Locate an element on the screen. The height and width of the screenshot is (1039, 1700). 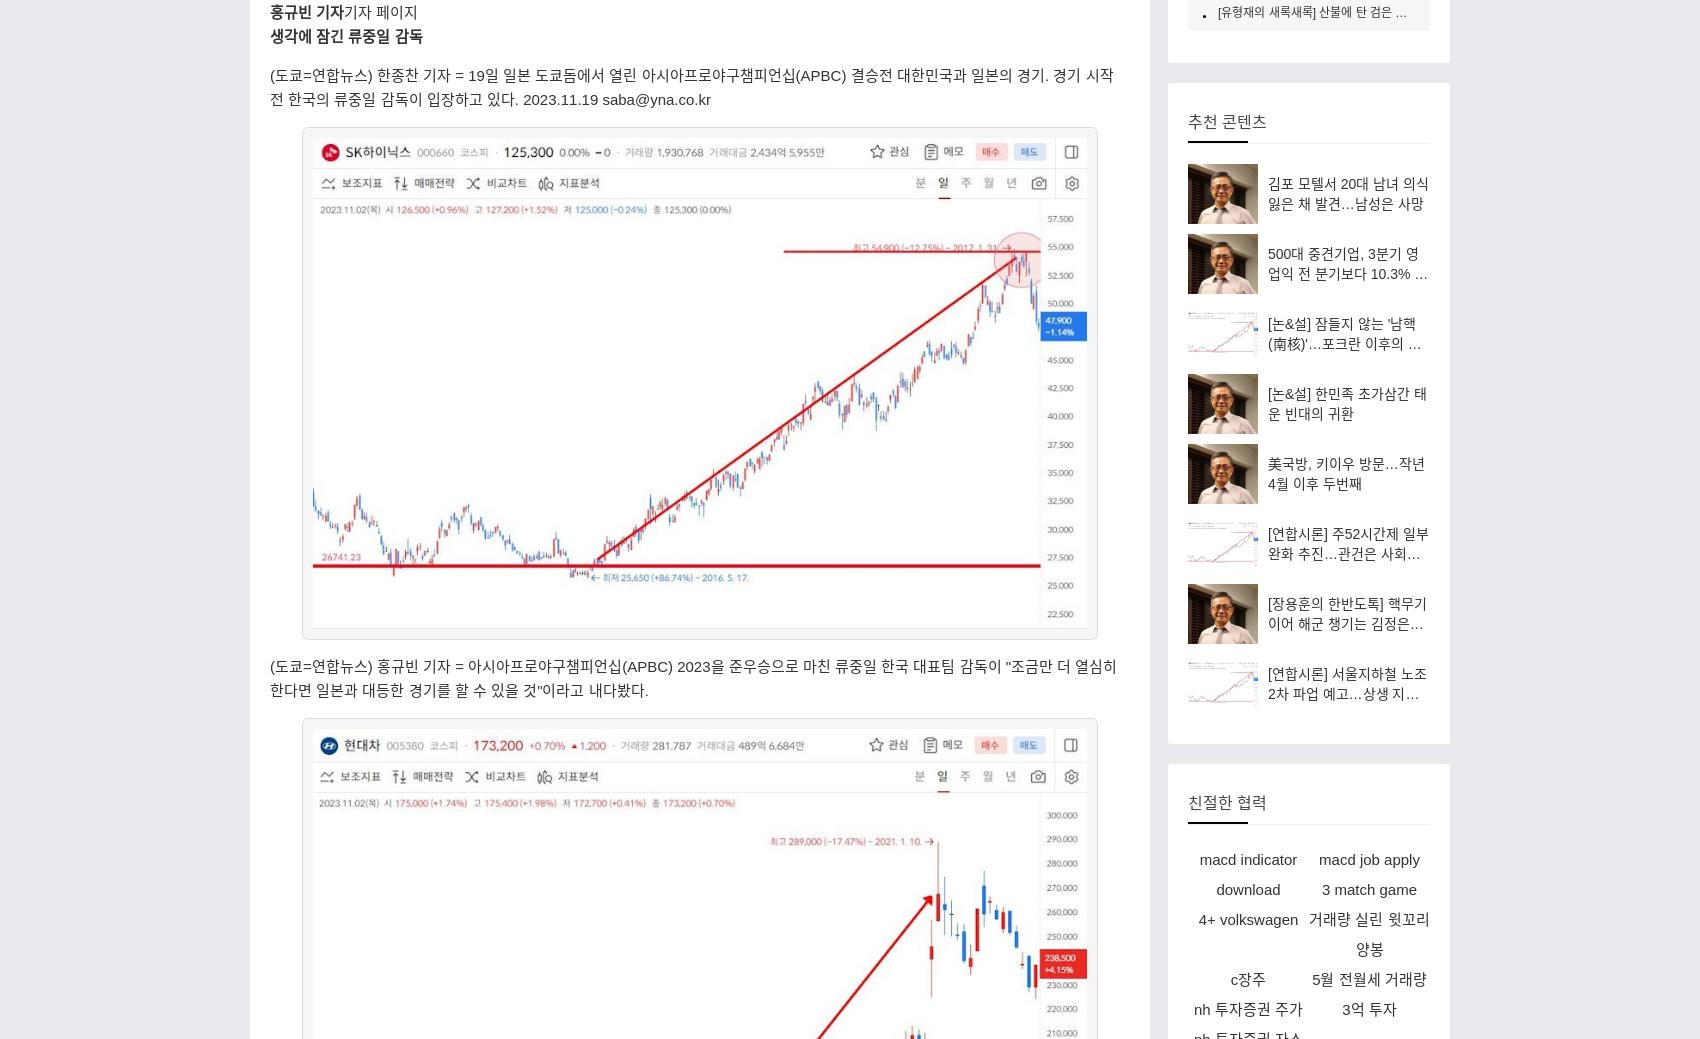
'[논&설] 잠들지 않는 '남핵(南核)'…포크란 이후의 인도는 안전해졌을까' is located at coordinates (1267, 342).